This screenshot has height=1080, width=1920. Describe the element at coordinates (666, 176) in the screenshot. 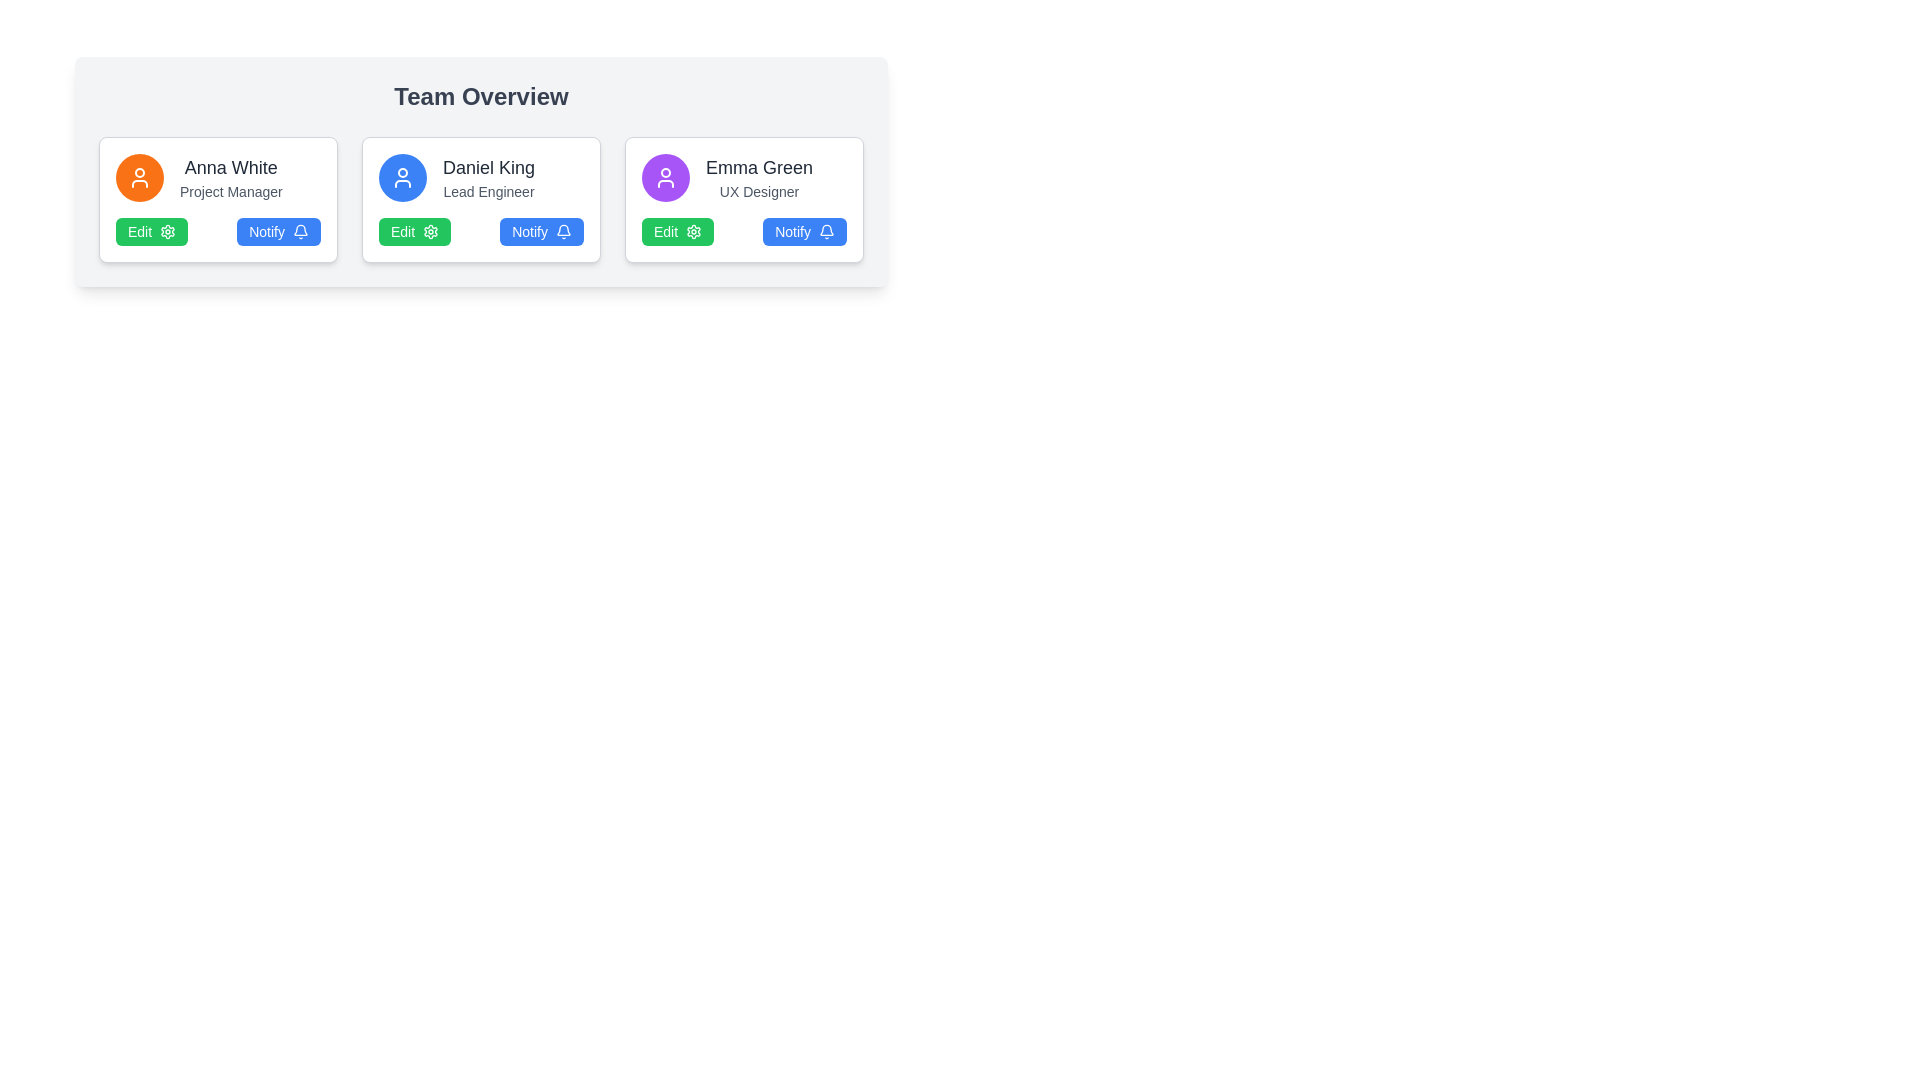

I see `the decorative icon representing the user associated with the card titled 'Emma Green', located at the top center of the purple circular area inside the third user card from the left` at that location.